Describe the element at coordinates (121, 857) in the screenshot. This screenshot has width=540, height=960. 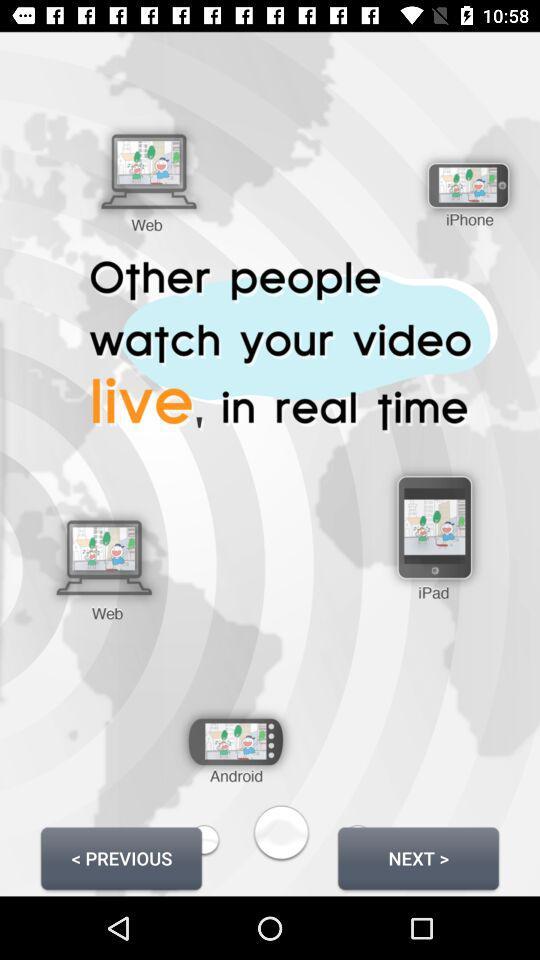
I see `the item at the bottom left corner` at that location.